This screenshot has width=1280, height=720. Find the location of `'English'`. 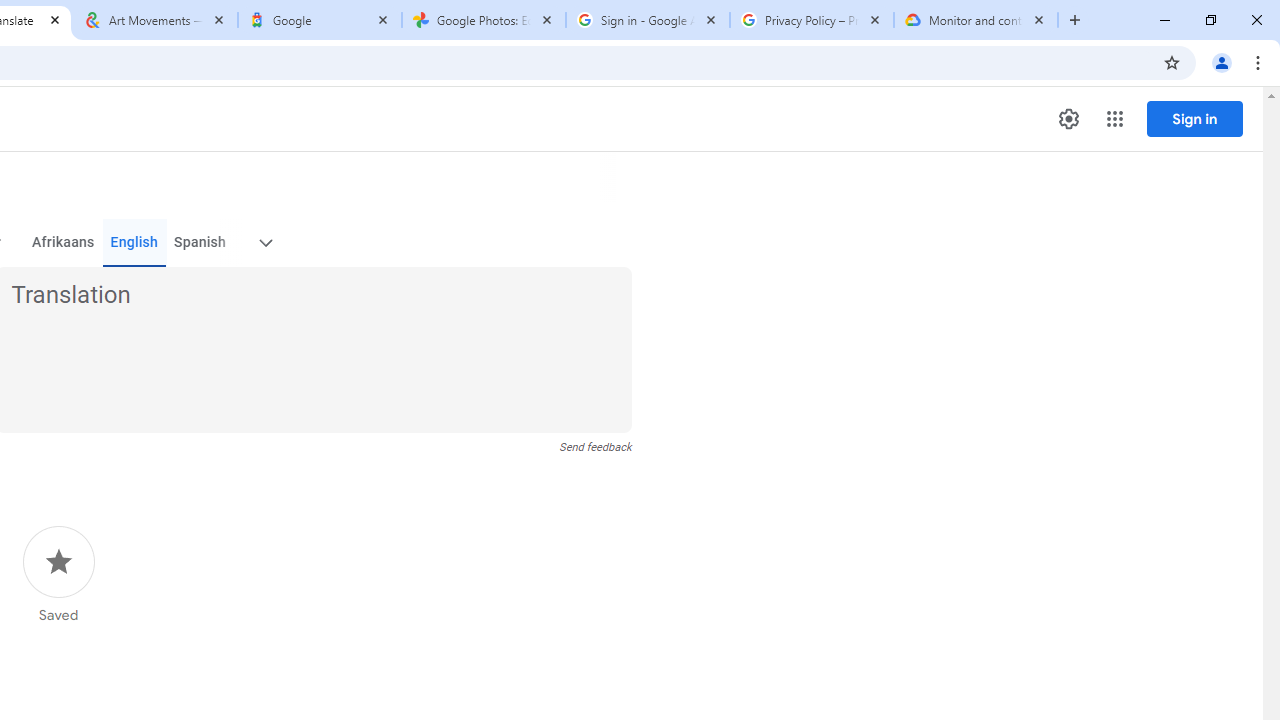

'English' is located at coordinates (133, 242).